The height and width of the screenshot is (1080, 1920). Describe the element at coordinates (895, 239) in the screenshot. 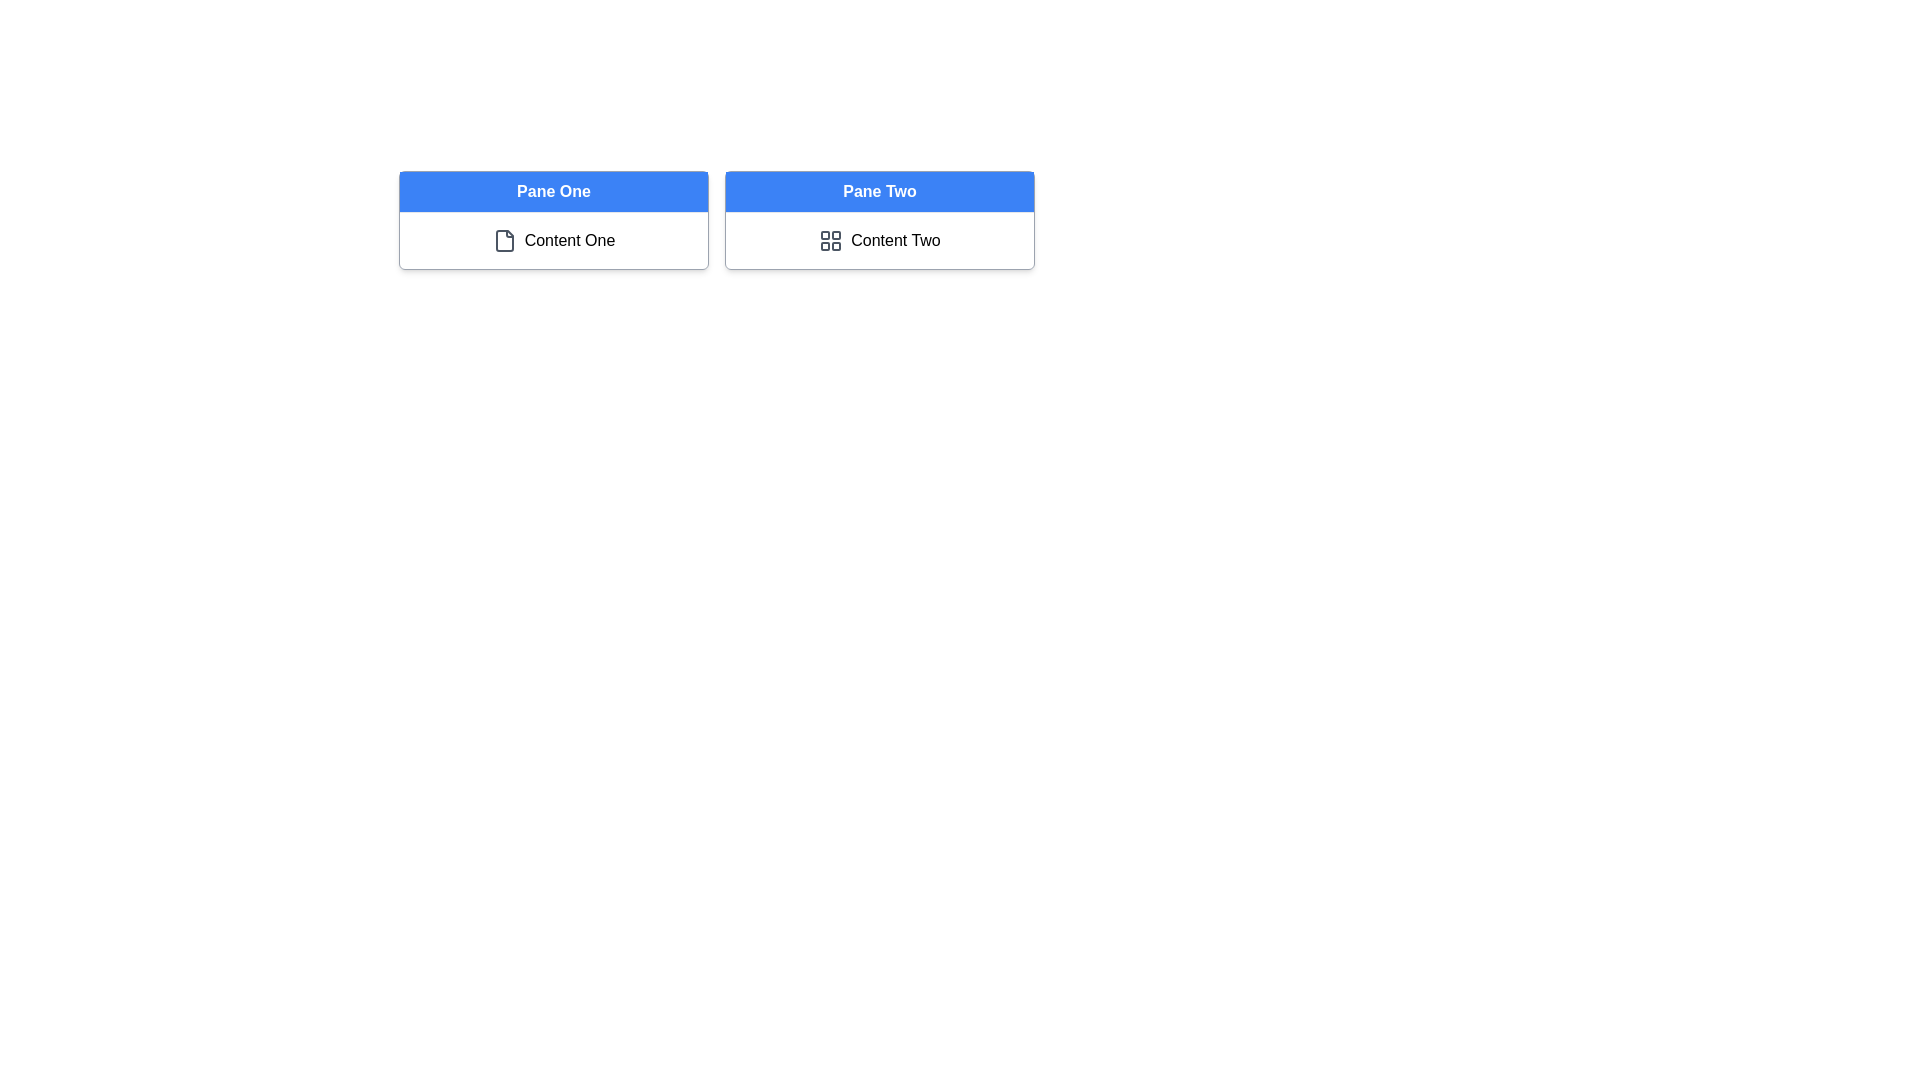

I see `text label that displays 'Content Two' styled in black, located within the right card labeled 'Pane Two', to the right of a grid icon` at that location.